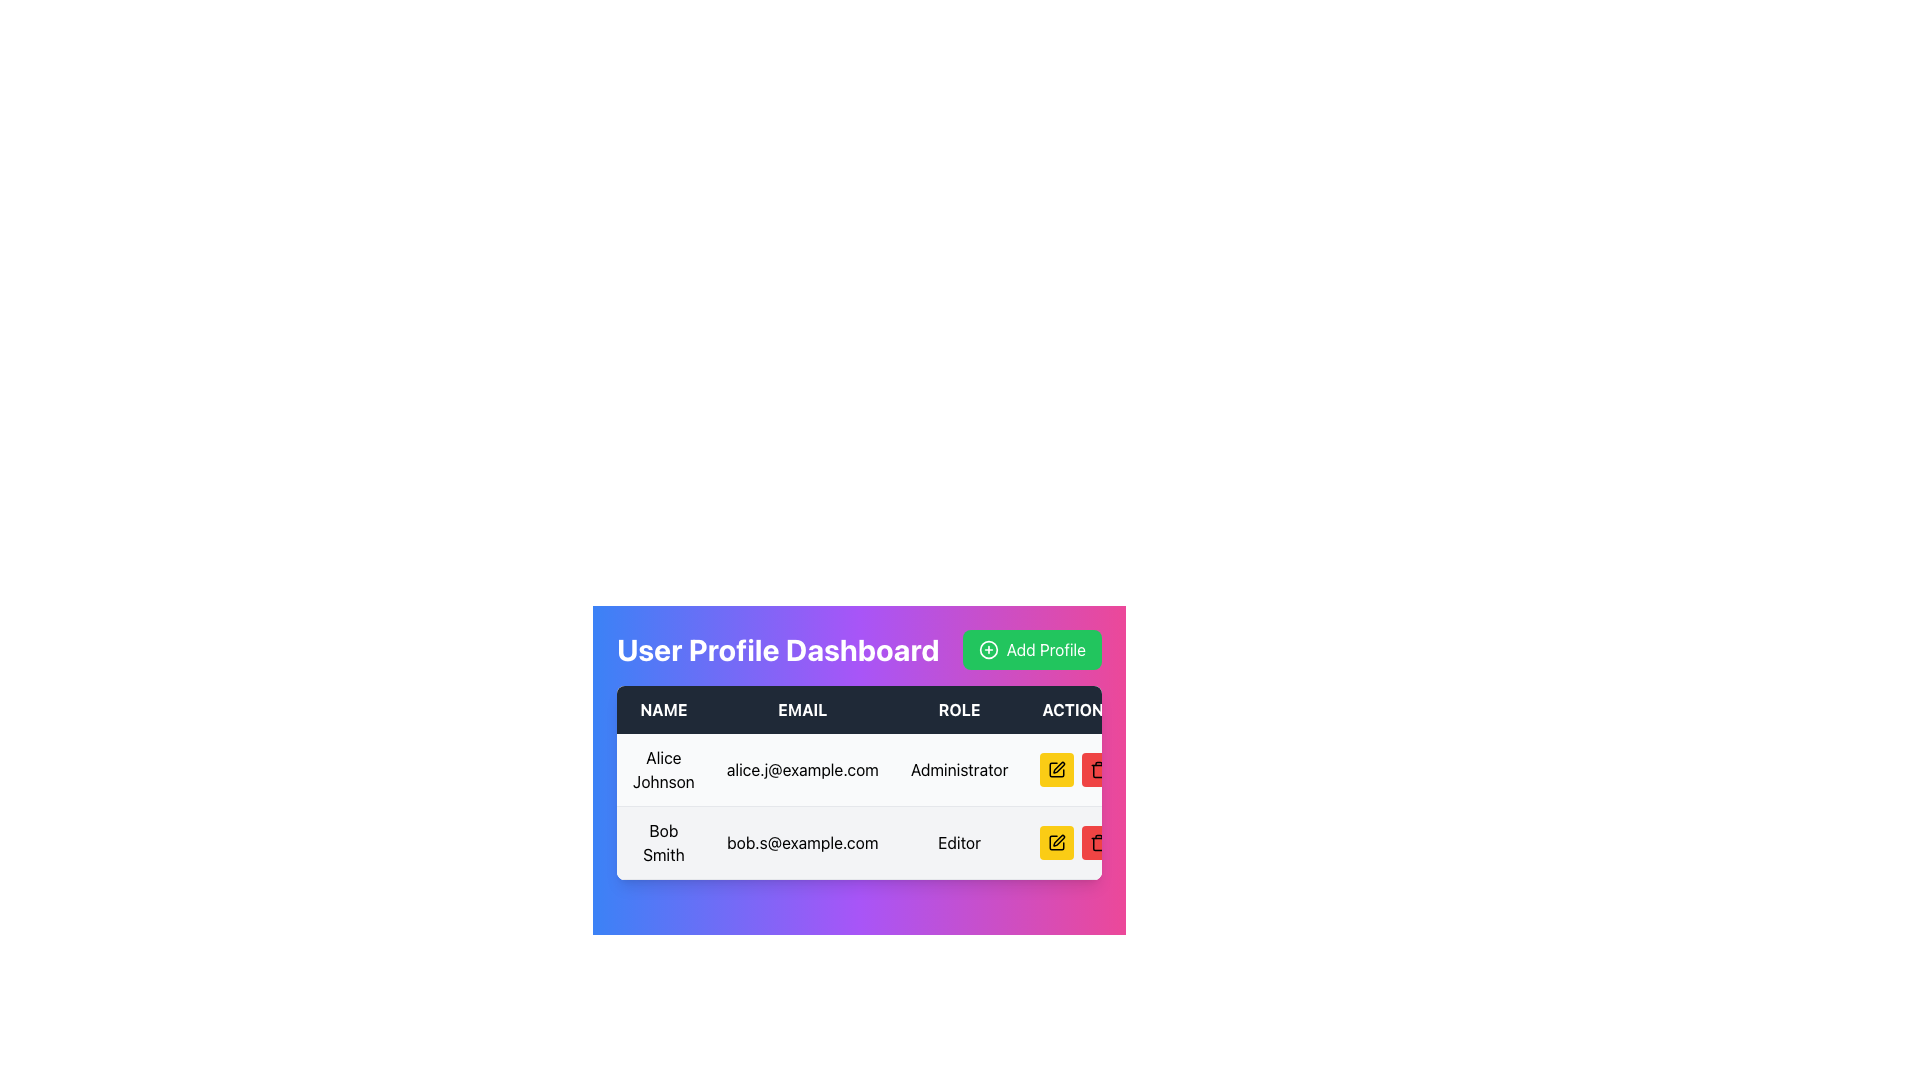 Image resolution: width=1920 pixels, height=1080 pixels. I want to click on the edit icon within the Actions column for the 'Alice Johnson' row in the user profile dashboard, so click(1077, 769).